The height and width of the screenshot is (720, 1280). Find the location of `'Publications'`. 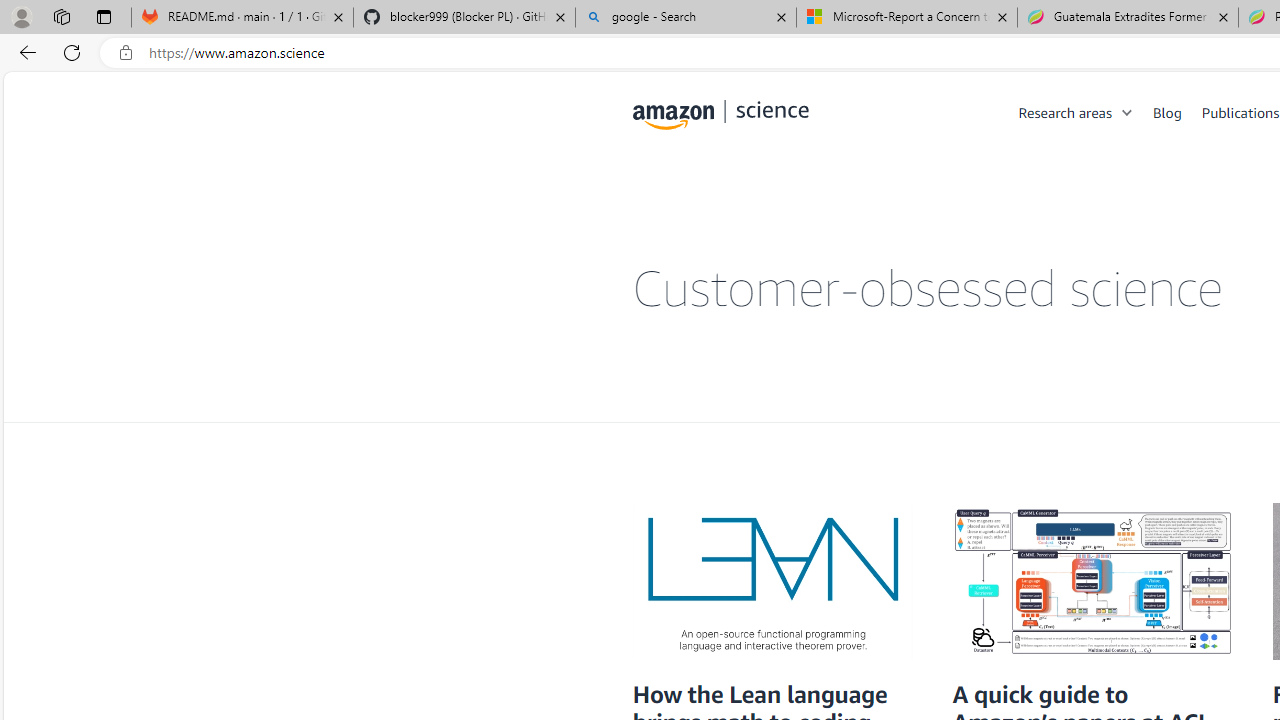

'Publications' is located at coordinates (1239, 111).